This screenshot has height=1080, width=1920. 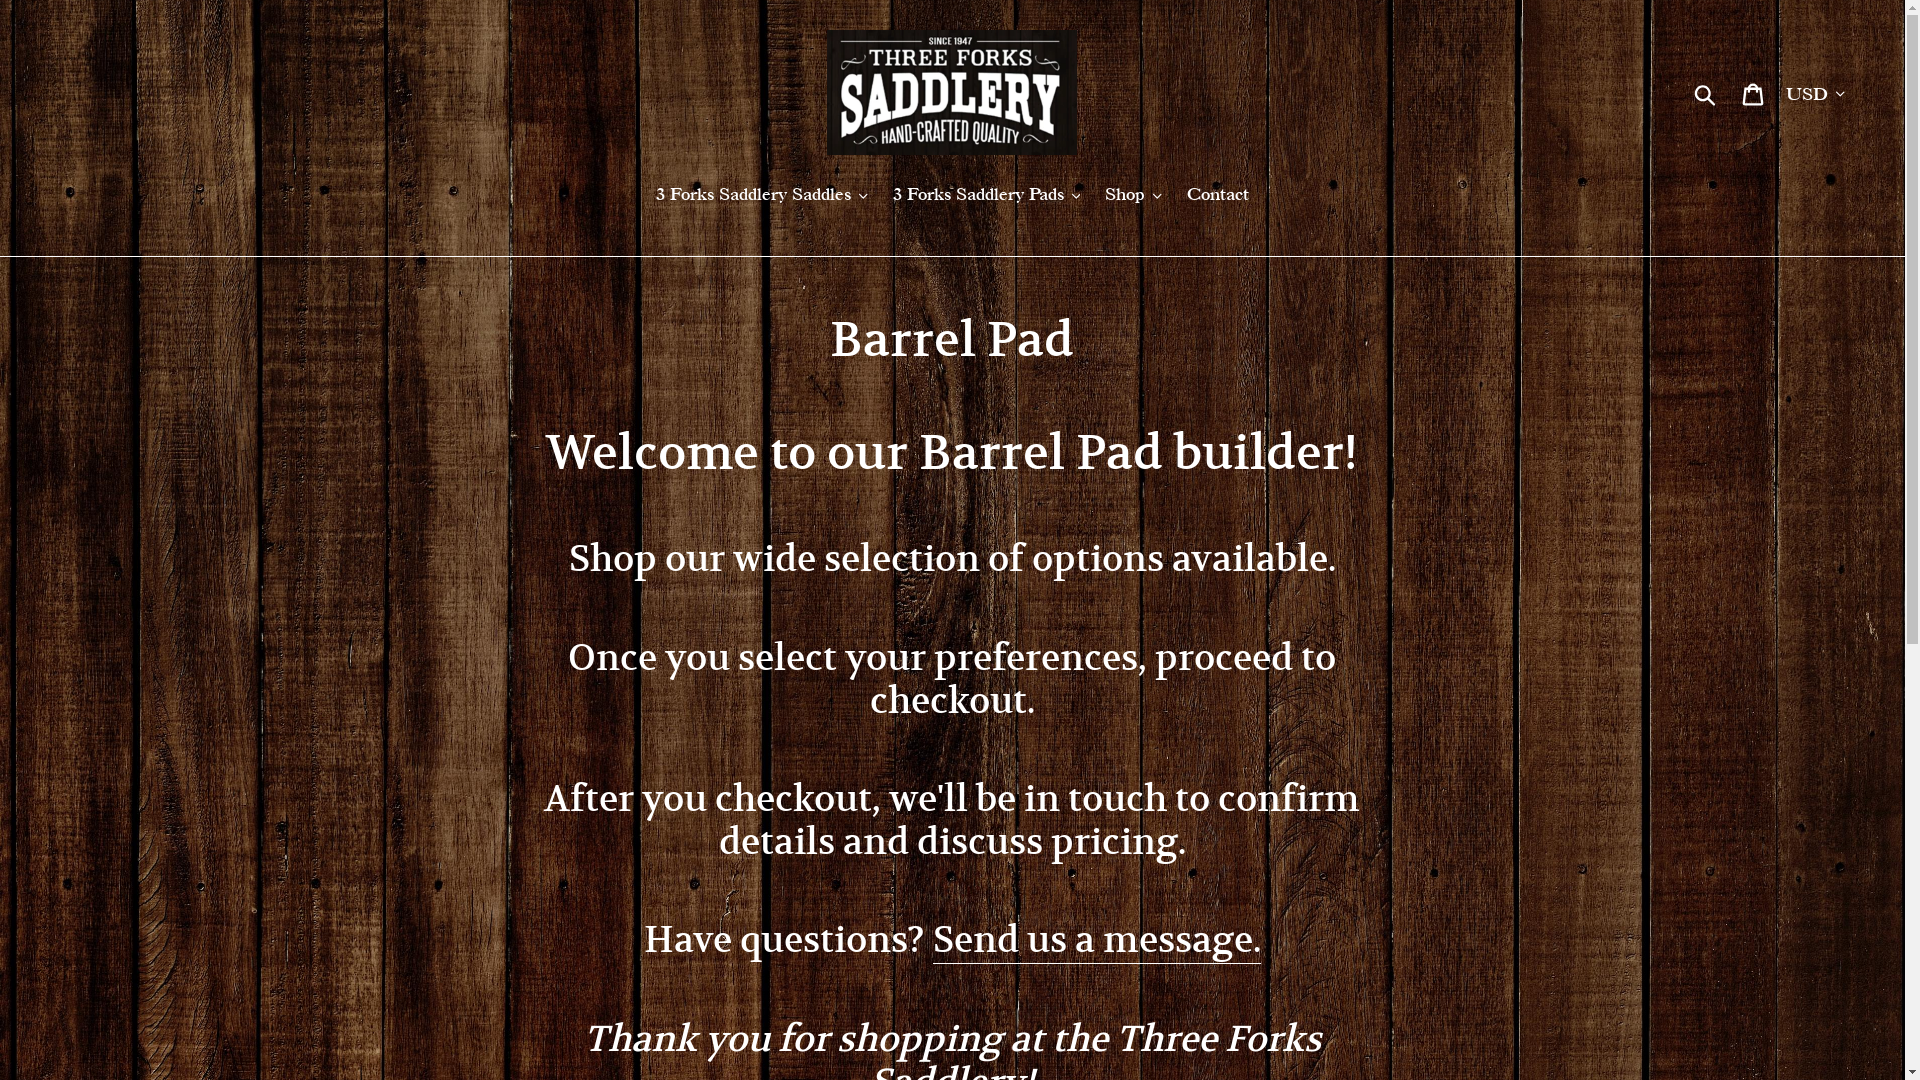 I want to click on 'Contact', so click(x=1217, y=195).